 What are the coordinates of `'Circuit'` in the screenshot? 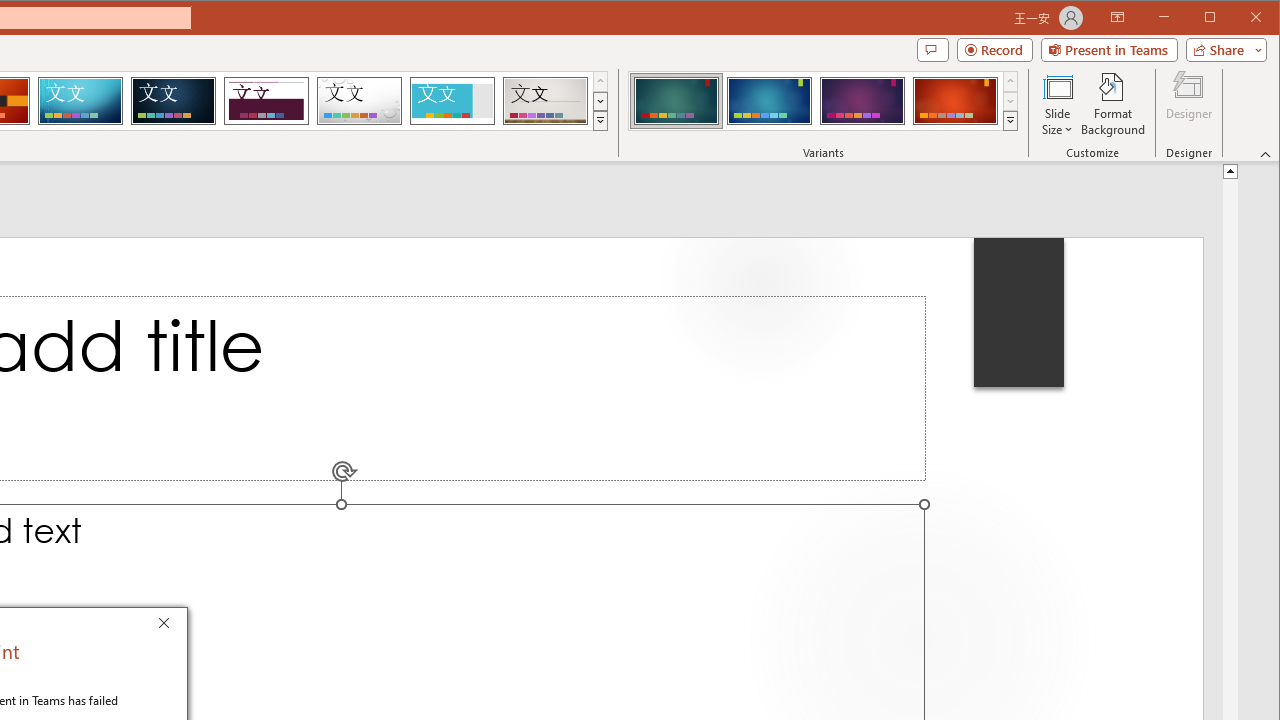 It's located at (80, 100).